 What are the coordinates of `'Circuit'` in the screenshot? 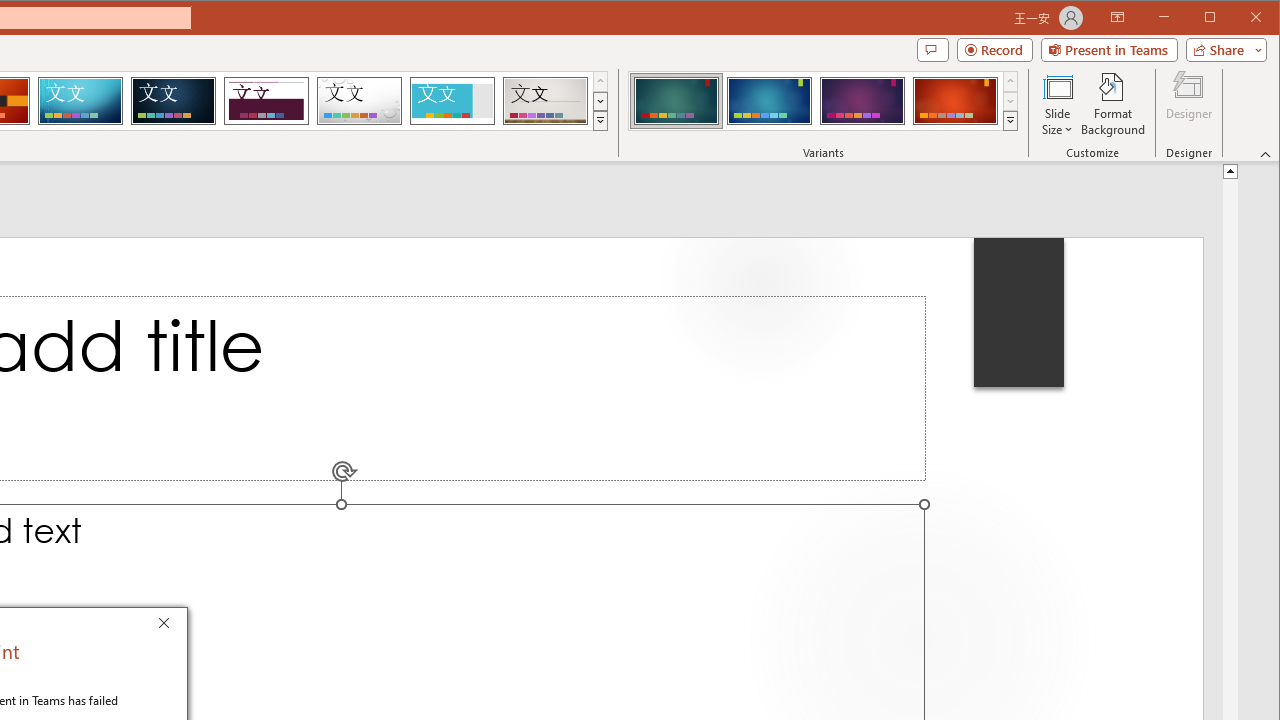 It's located at (80, 100).